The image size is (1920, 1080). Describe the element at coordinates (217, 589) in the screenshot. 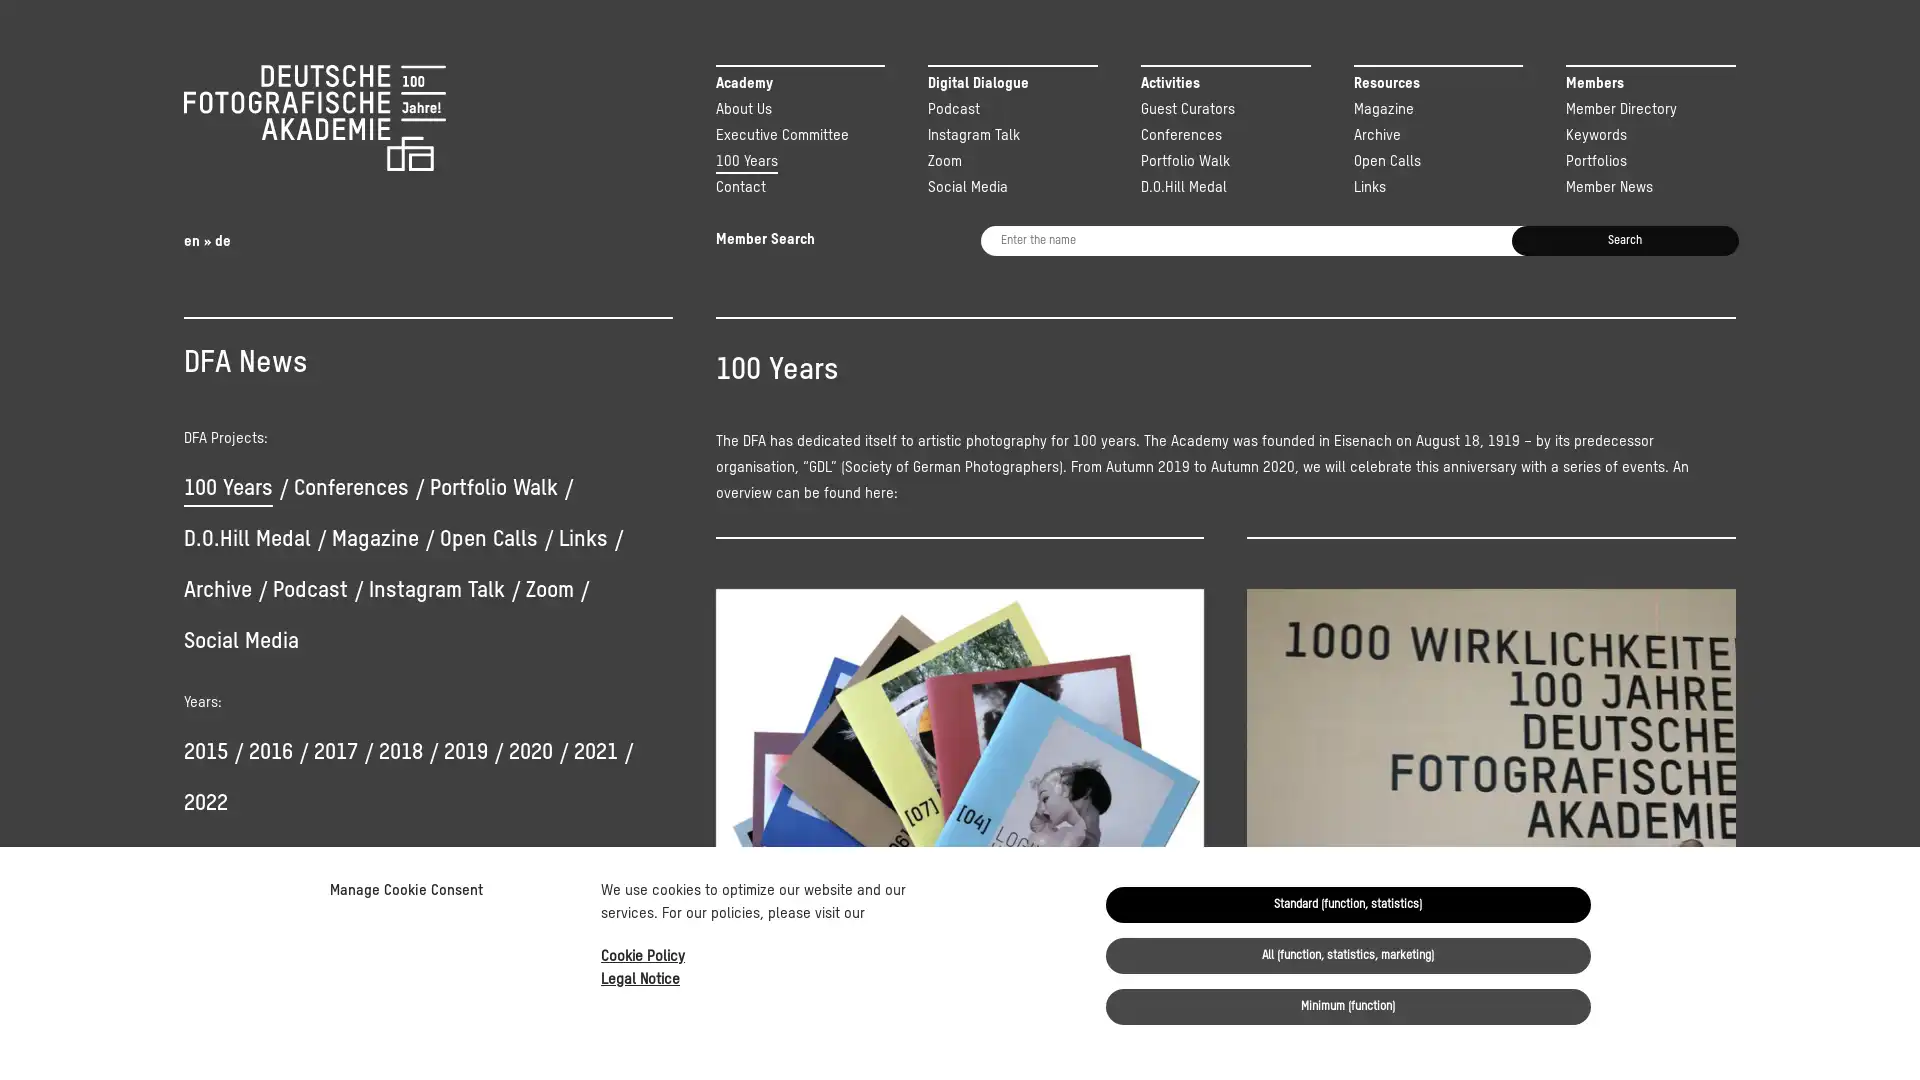

I see `Archive` at that location.